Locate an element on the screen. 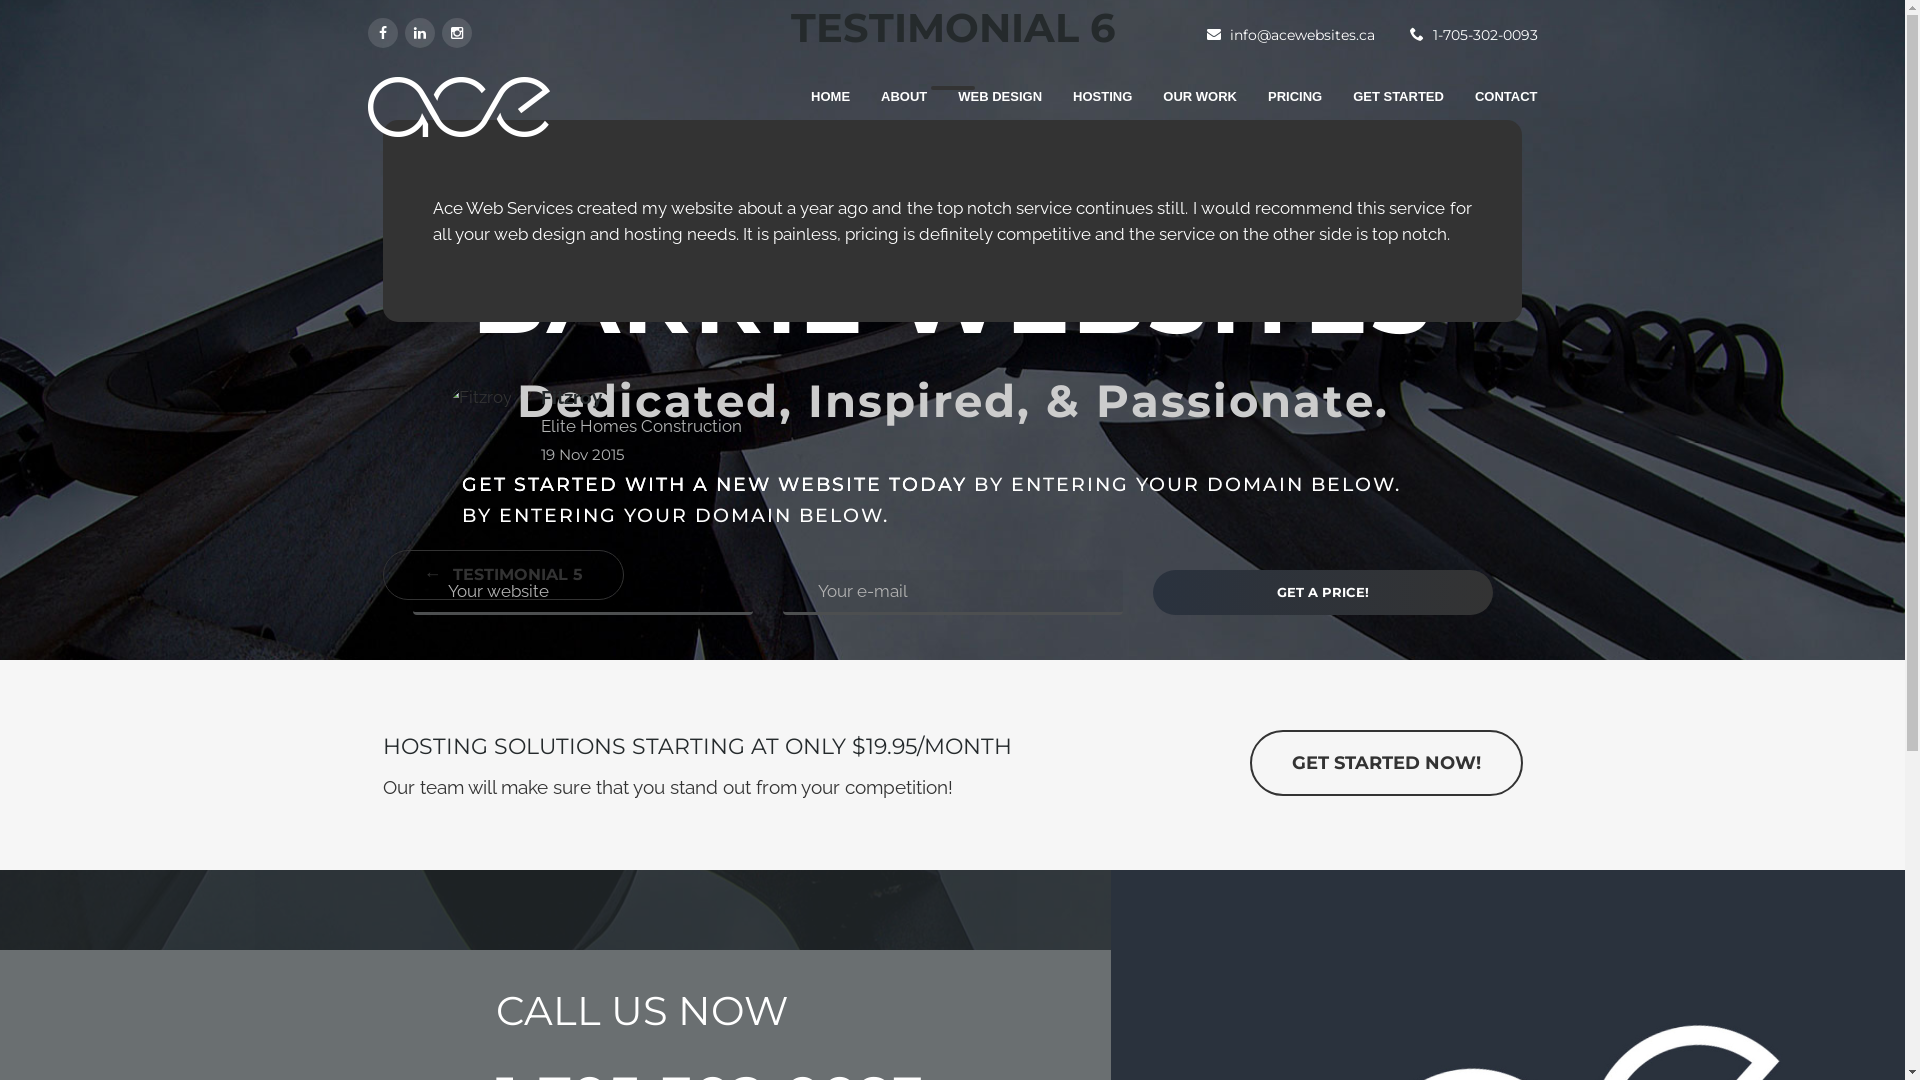 The height and width of the screenshot is (1080, 1920). 'GET STARTED' is located at coordinates (1323, 107).